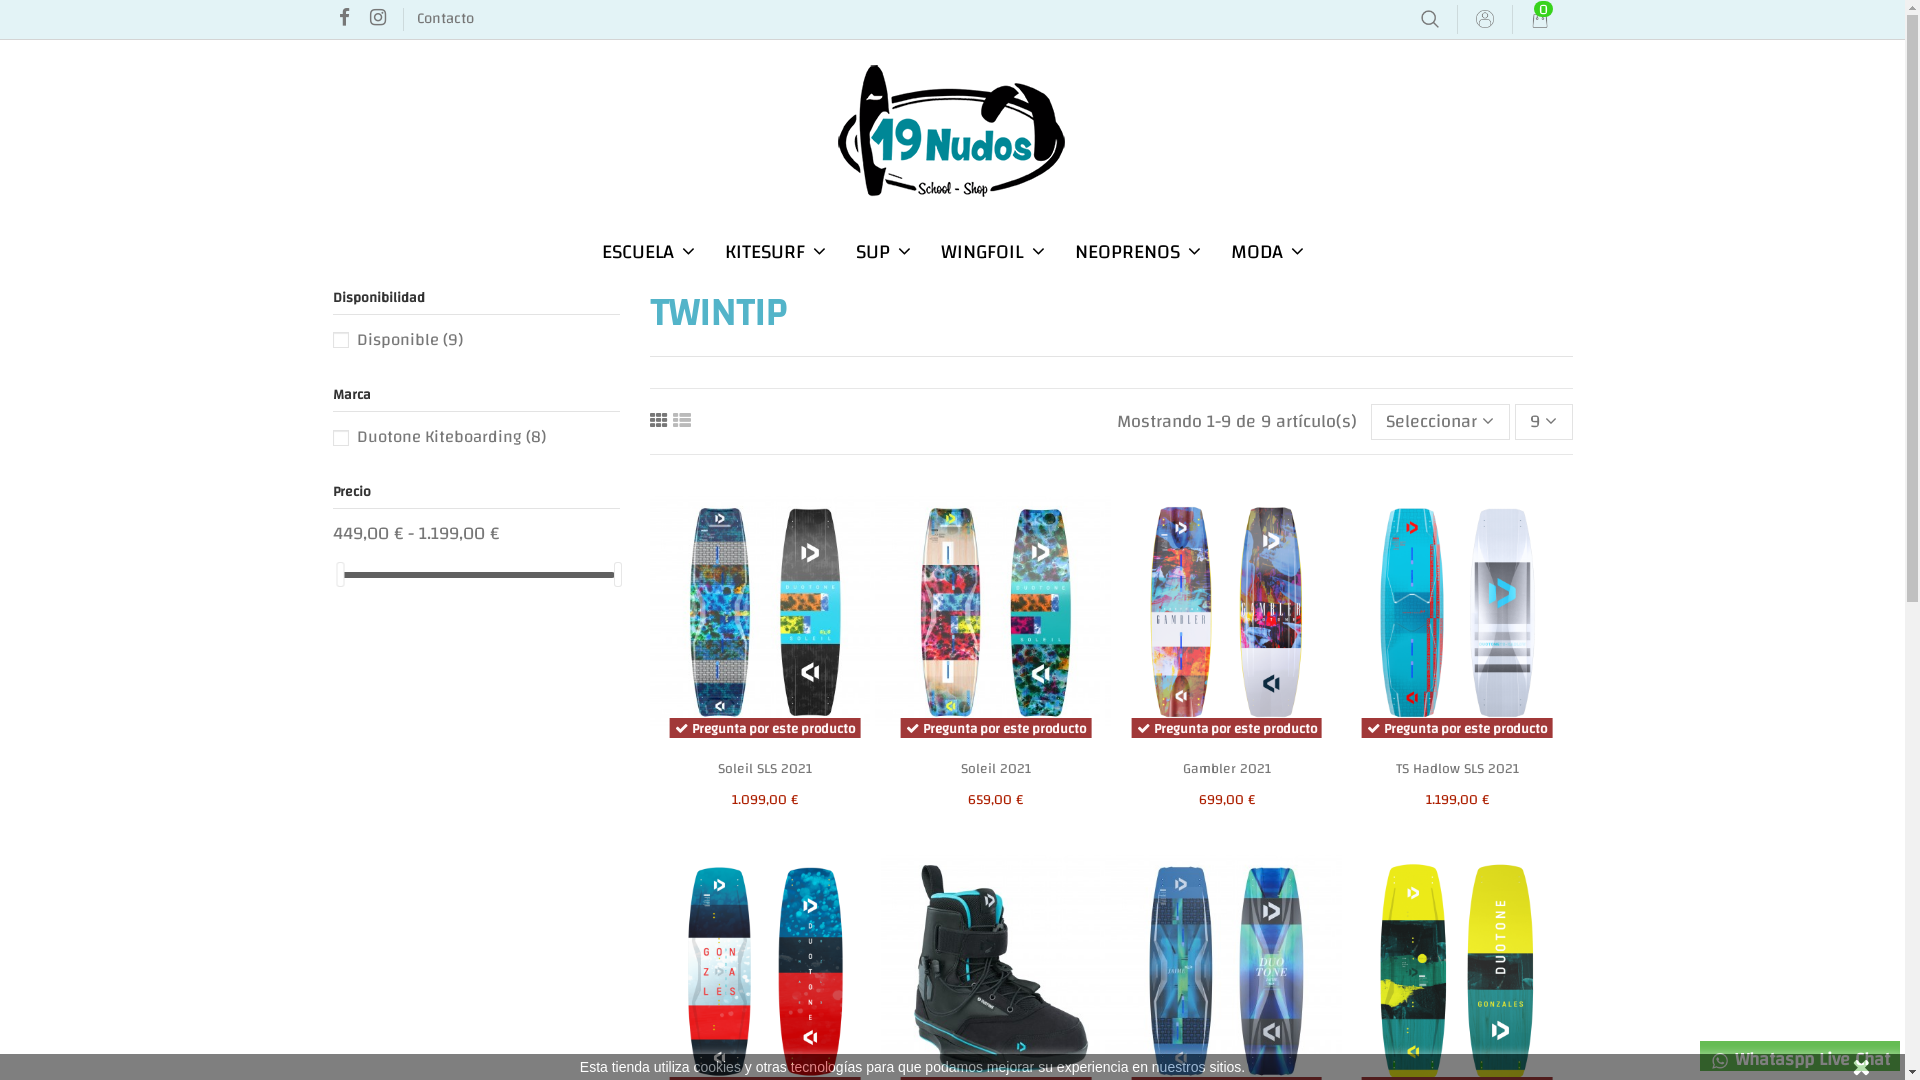 Image resolution: width=1920 pixels, height=1080 pixels. Describe the element at coordinates (1800, 1055) in the screenshot. I see `'Whataspp Live Chat'` at that location.